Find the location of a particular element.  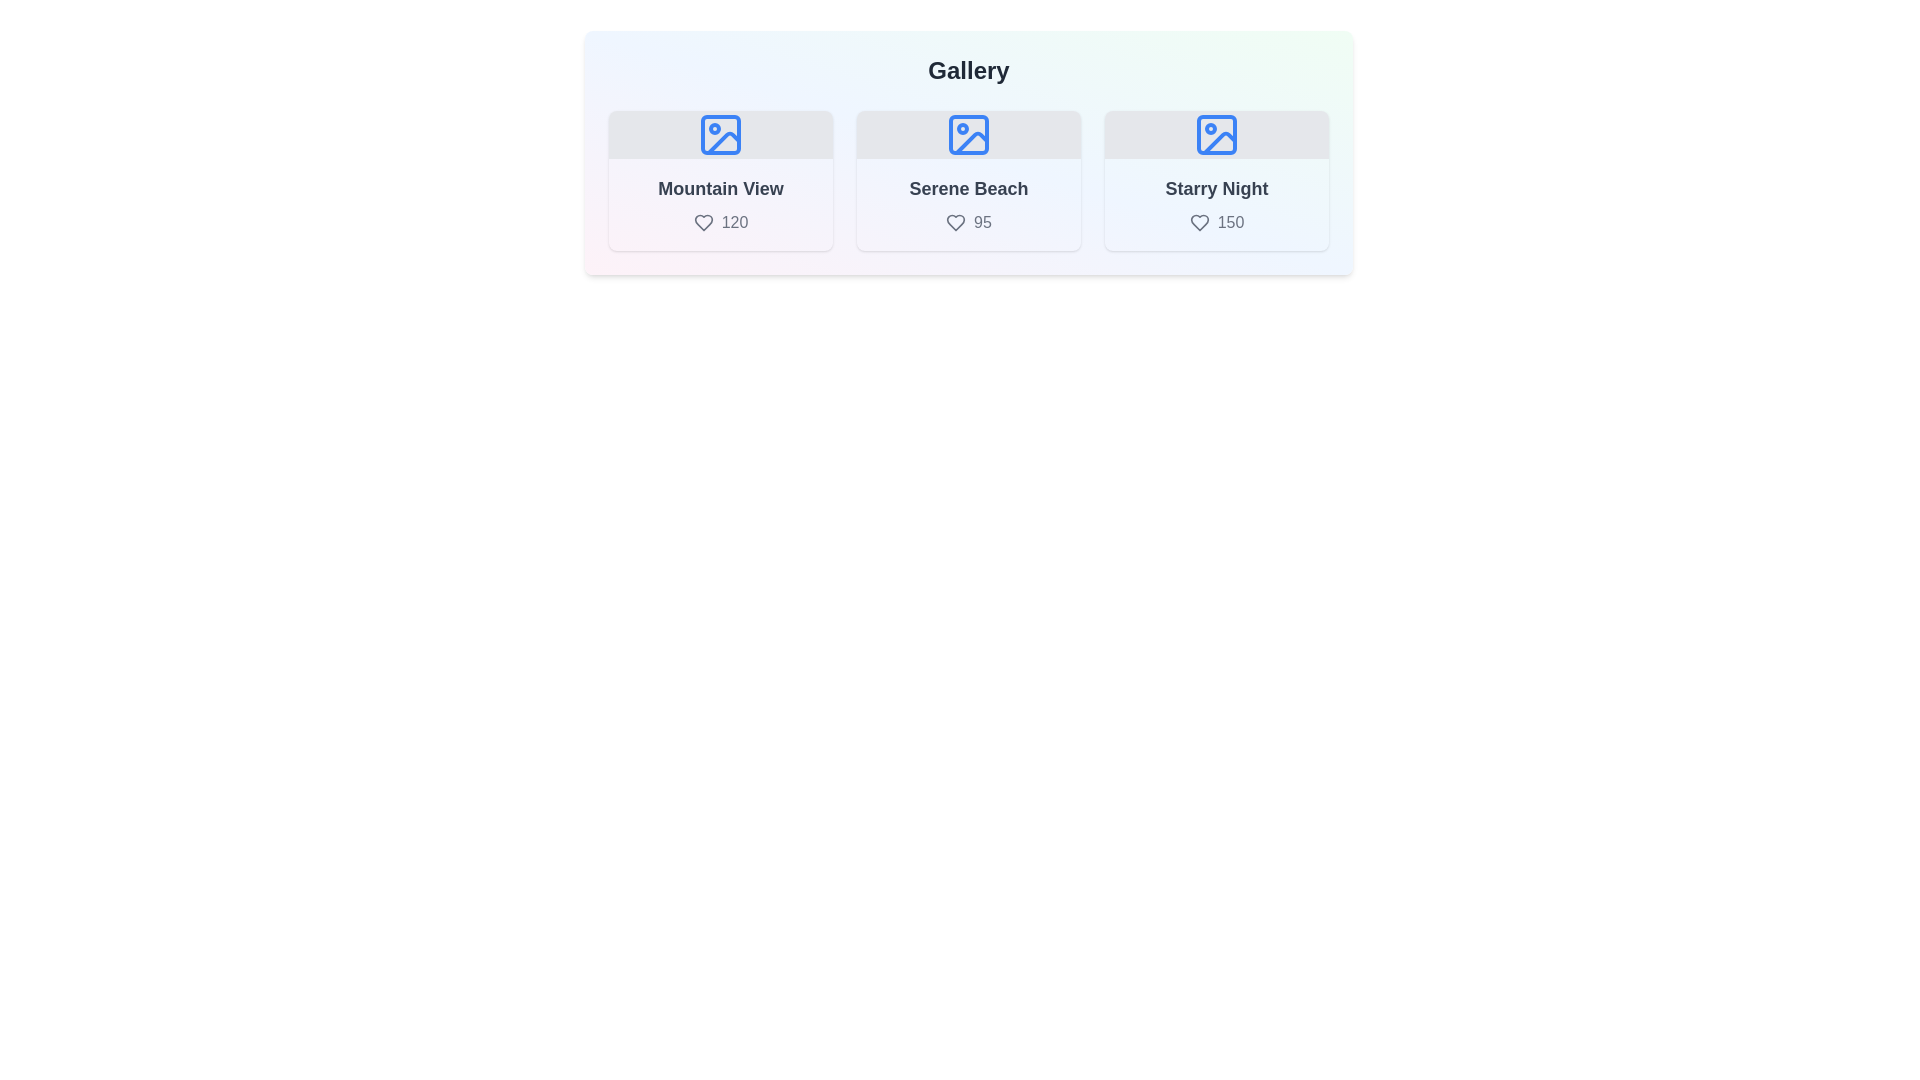

the image section to view details for Serene Beach is located at coordinates (969, 181).